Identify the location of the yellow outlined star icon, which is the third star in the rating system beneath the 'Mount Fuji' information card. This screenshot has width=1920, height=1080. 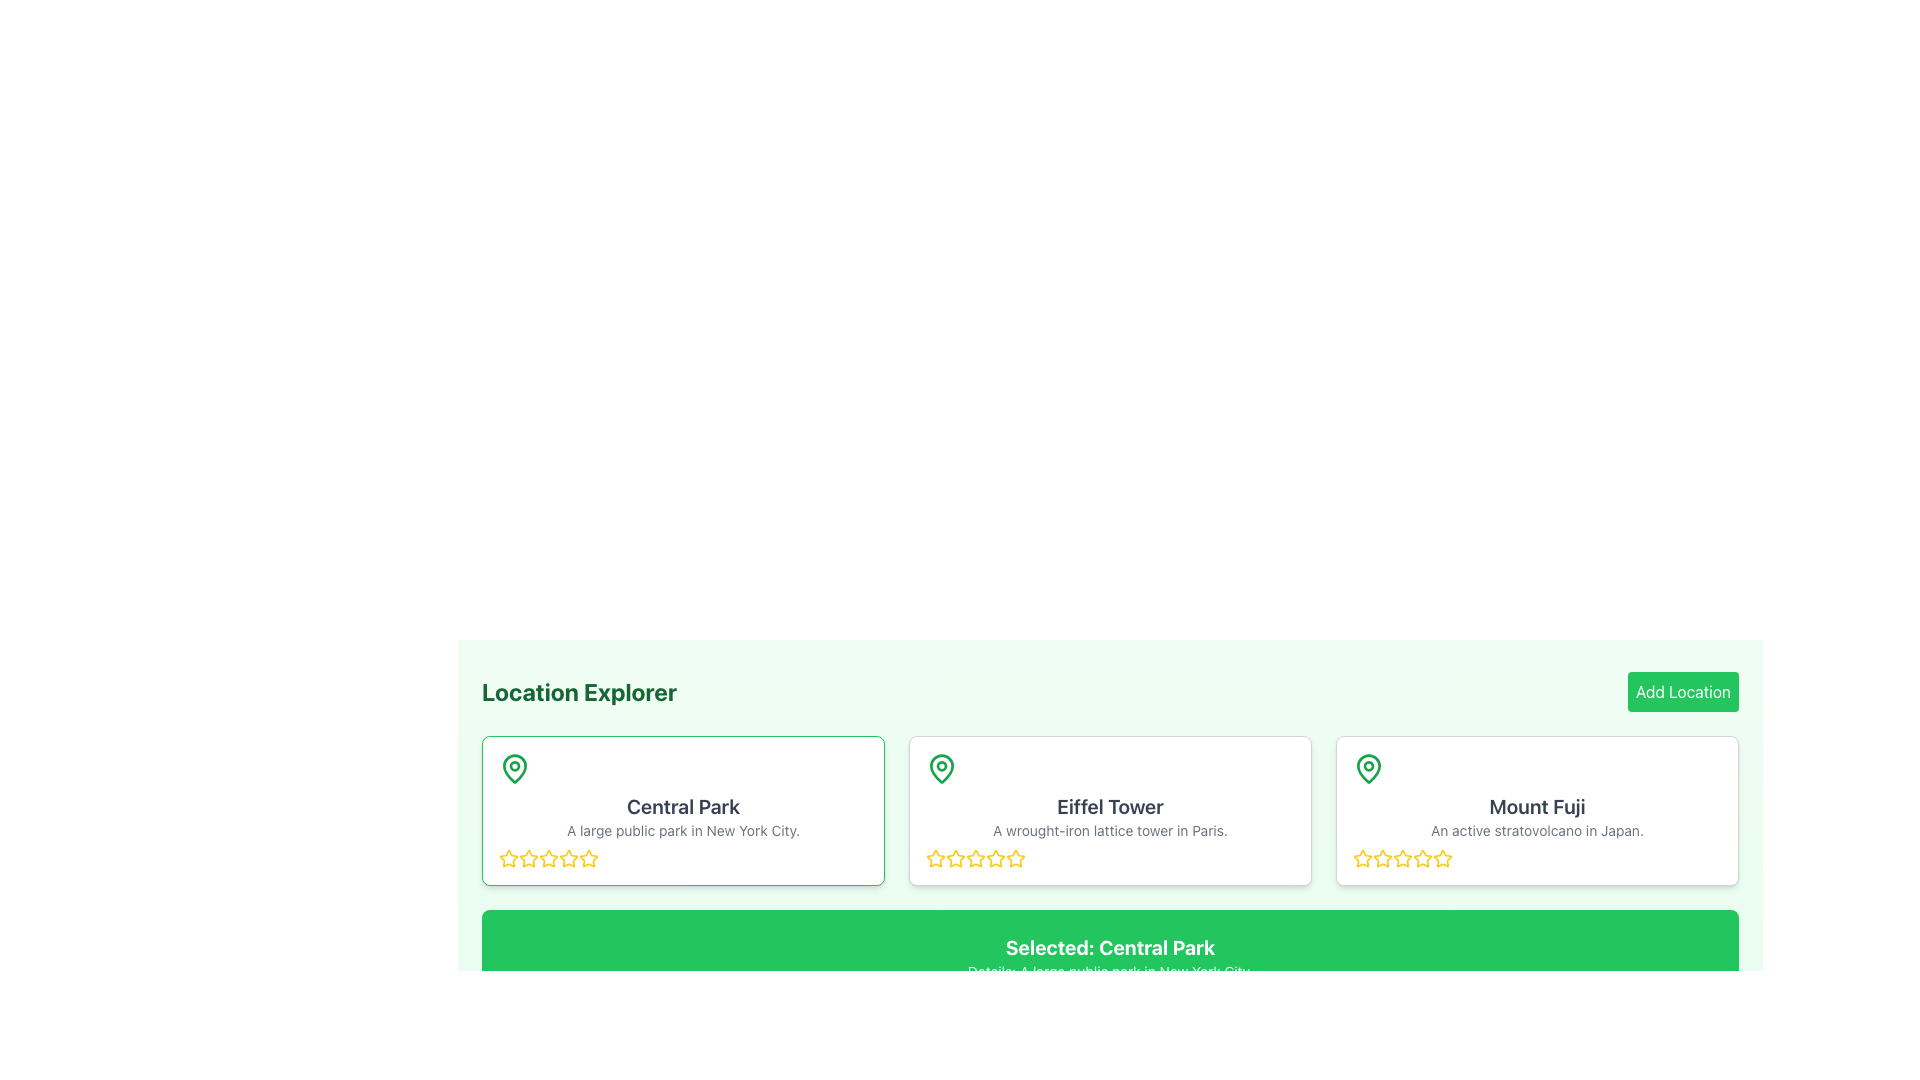
(1381, 857).